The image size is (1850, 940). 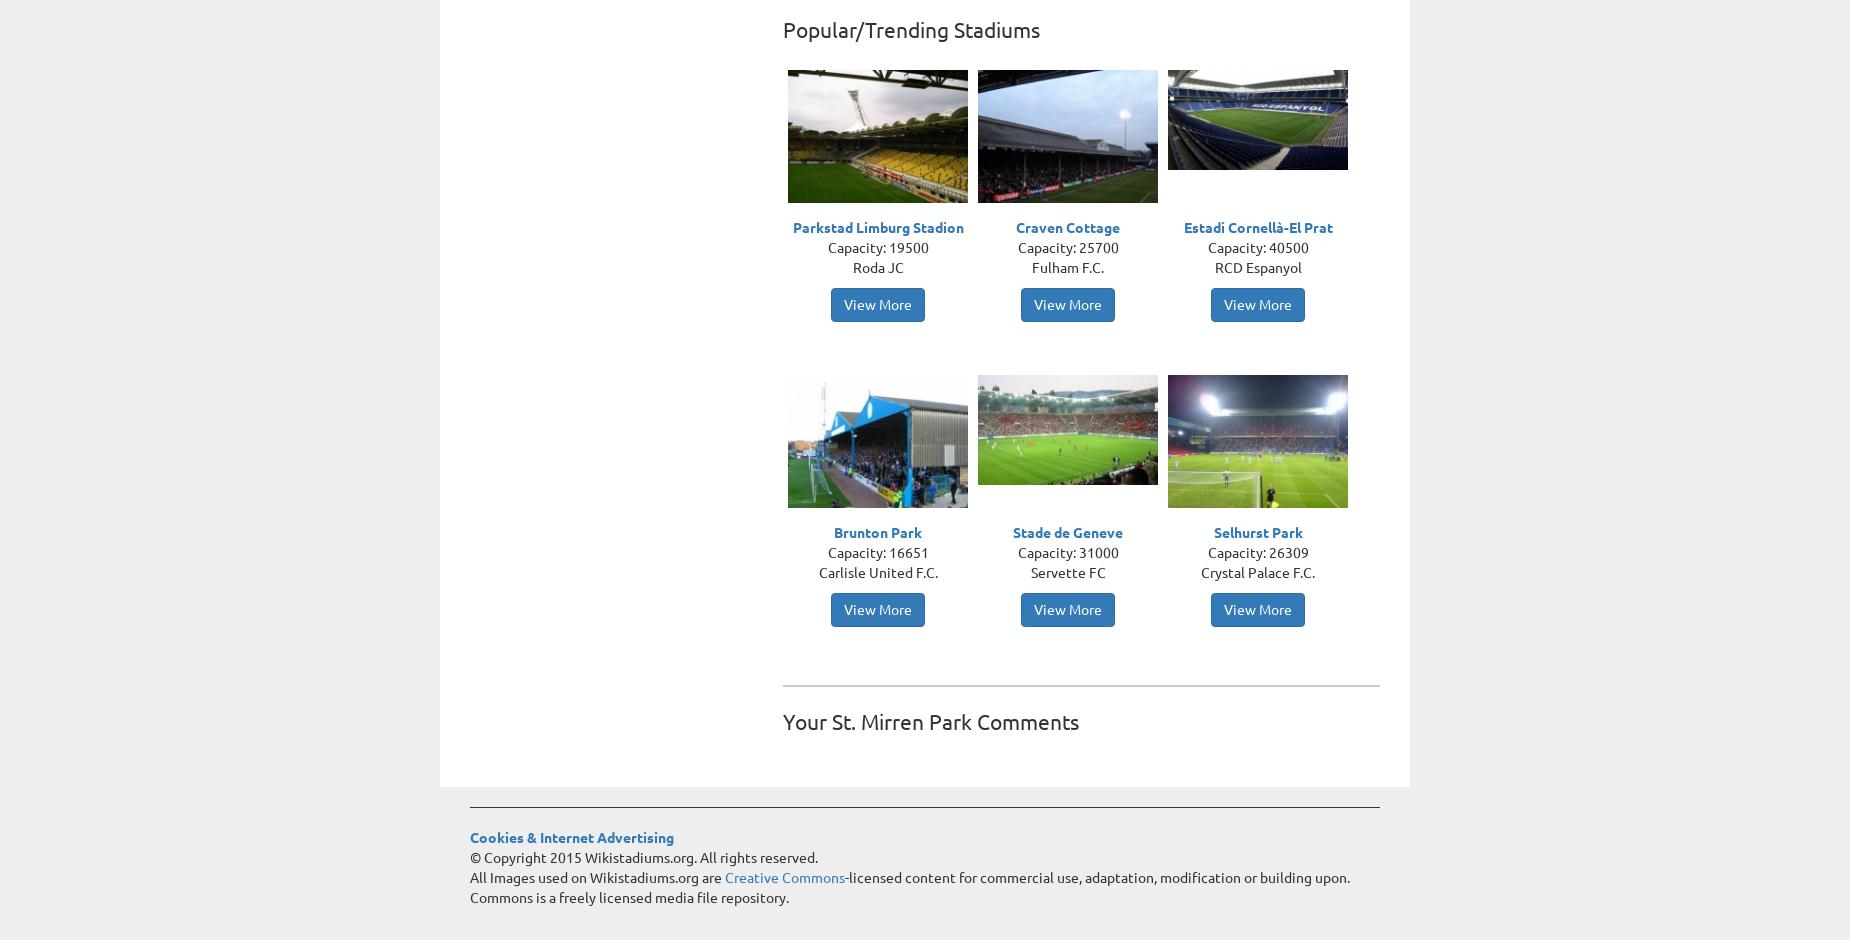 I want to click on 'Cookies & Internet Advertising', so click(x=572, y=837).